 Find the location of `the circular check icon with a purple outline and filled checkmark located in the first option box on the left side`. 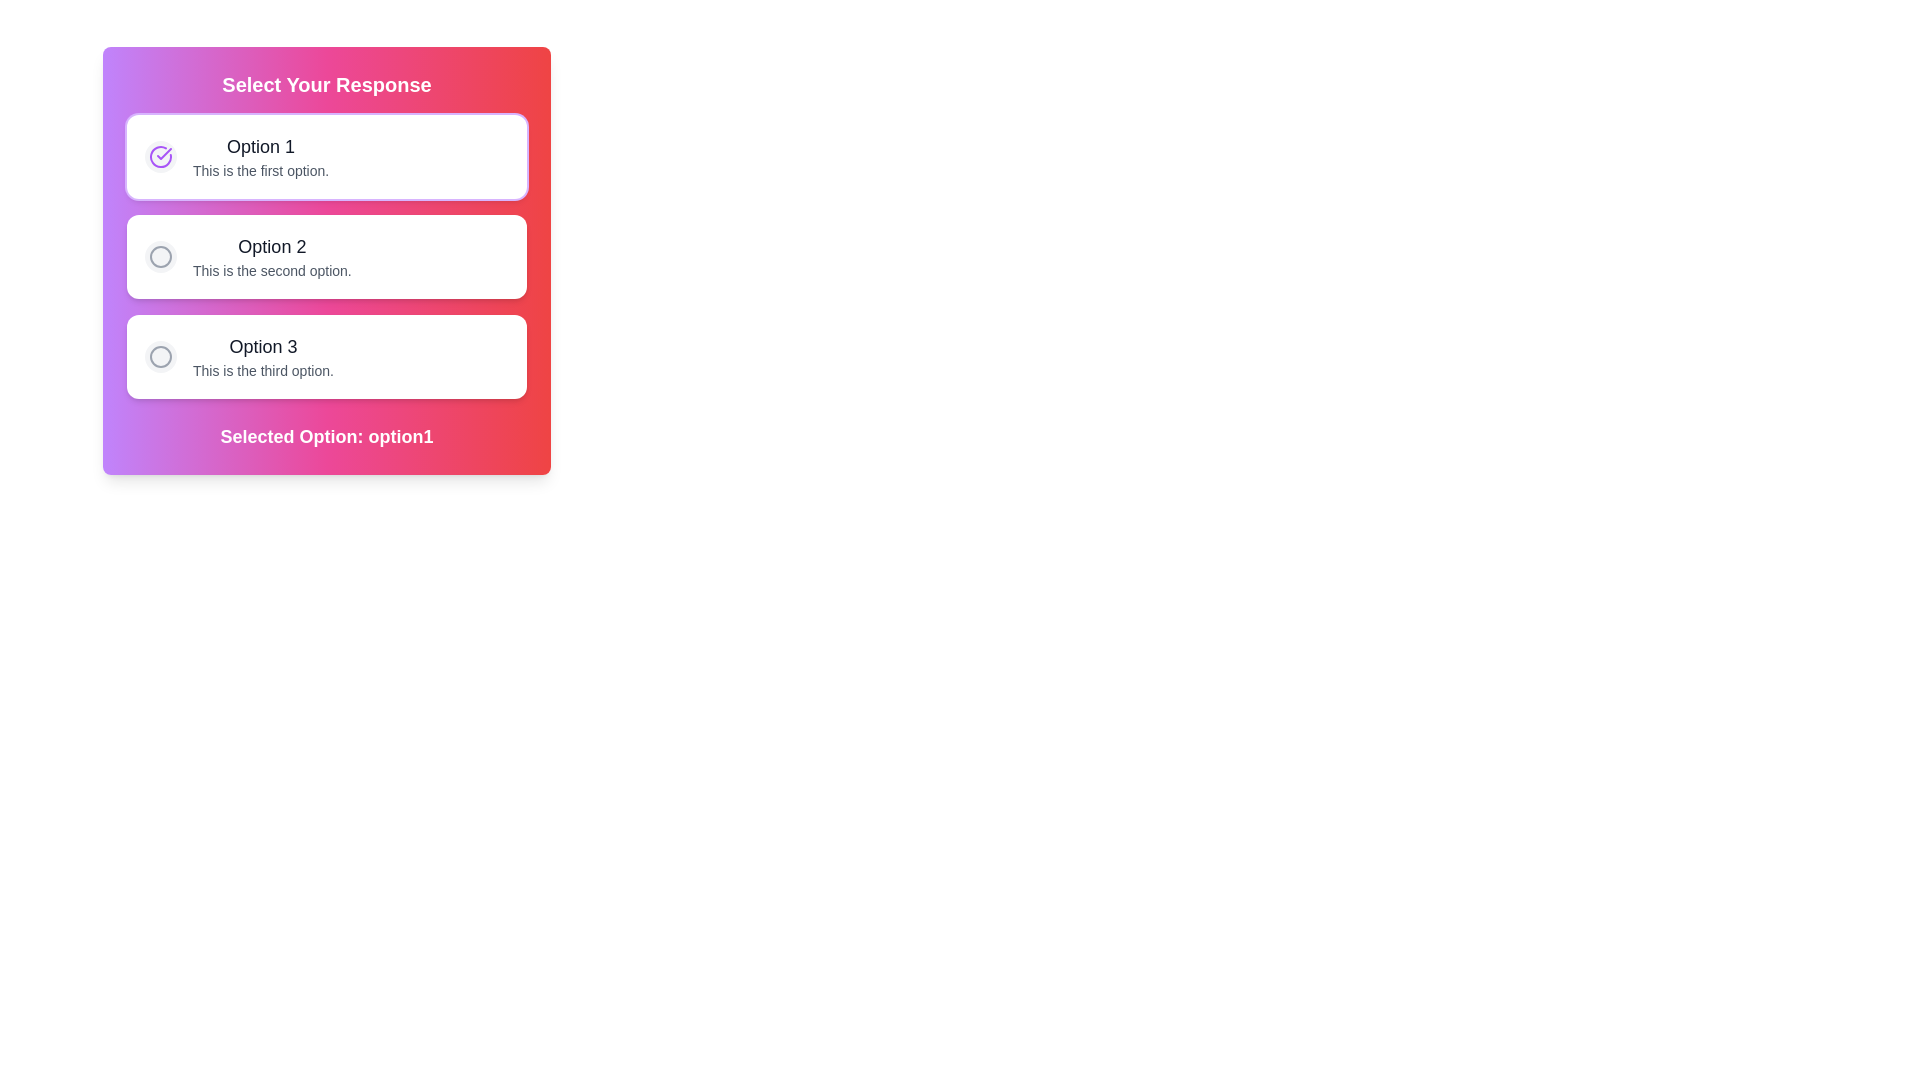

the circular check icon with a purple outline and filled checkmark located in the first option box on the left side is located at coordinates (161, 156).